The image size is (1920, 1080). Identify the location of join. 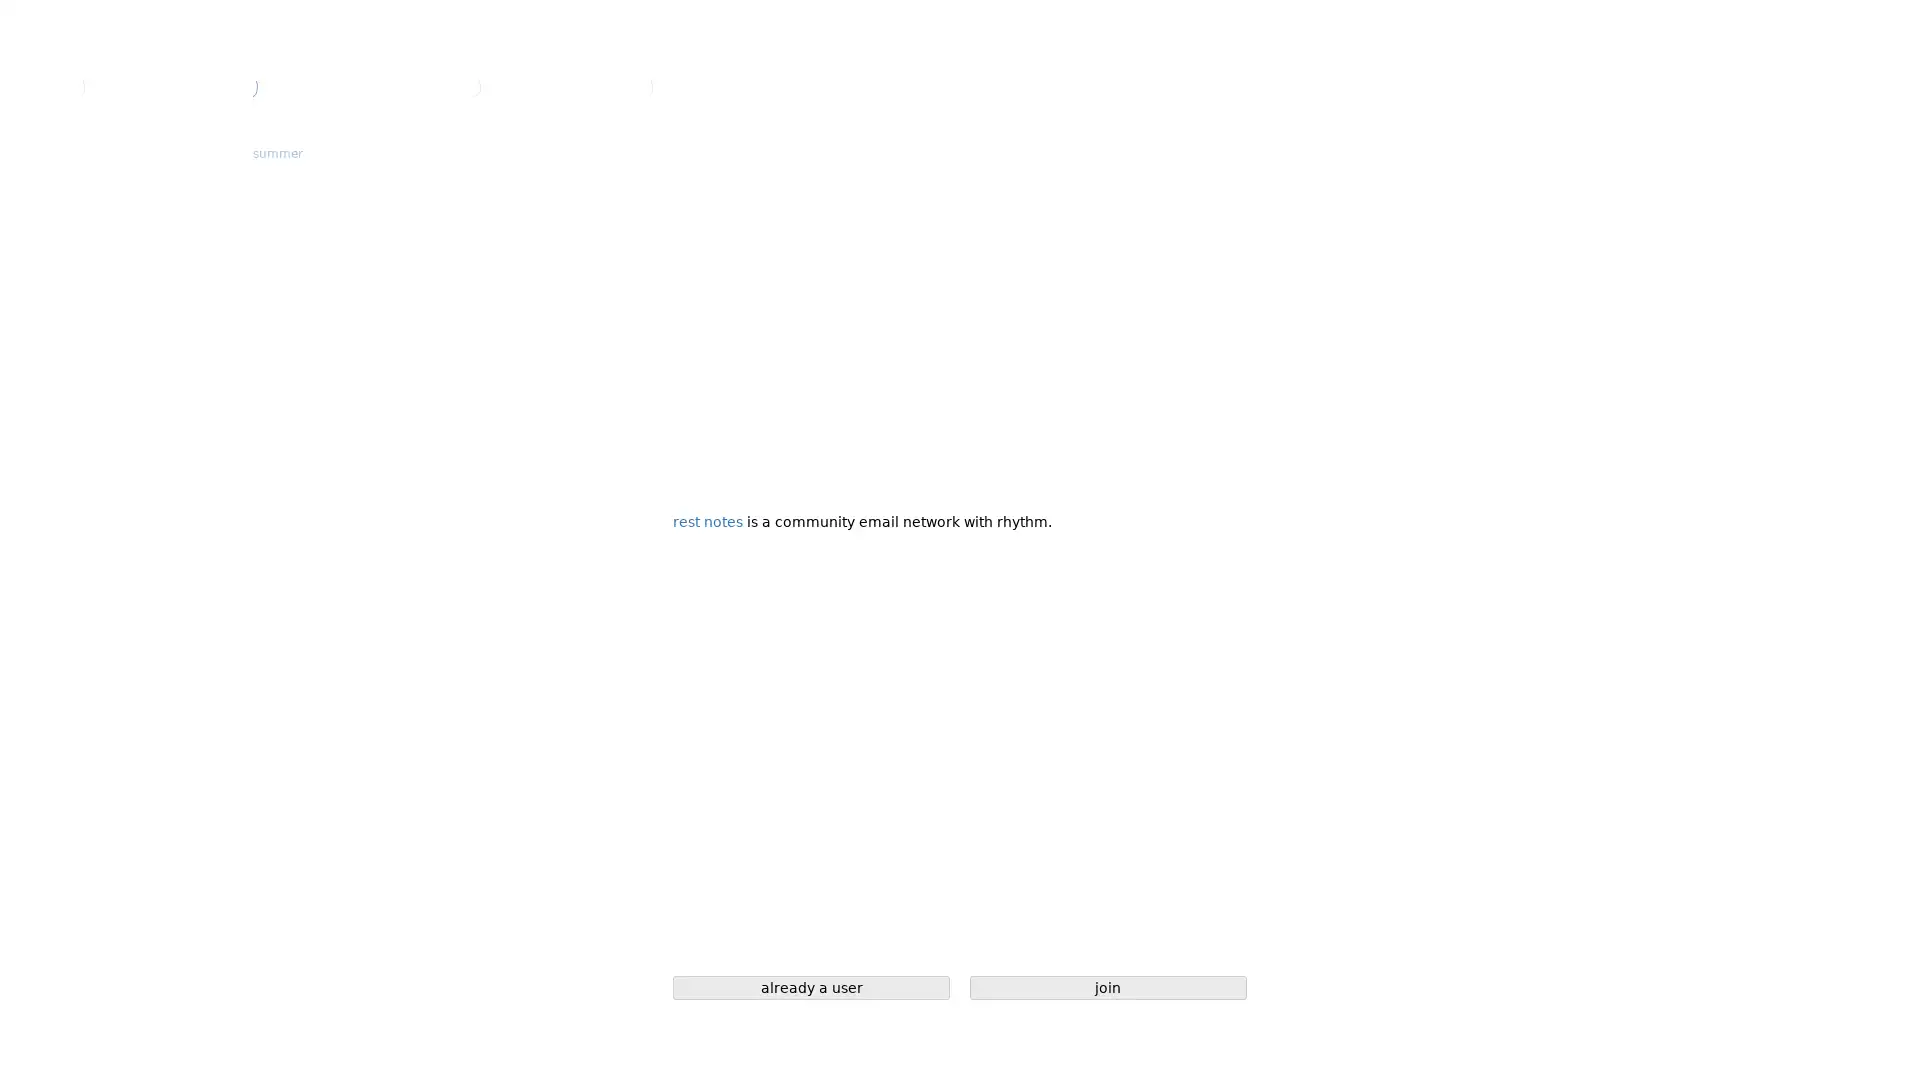
(1107, 986).